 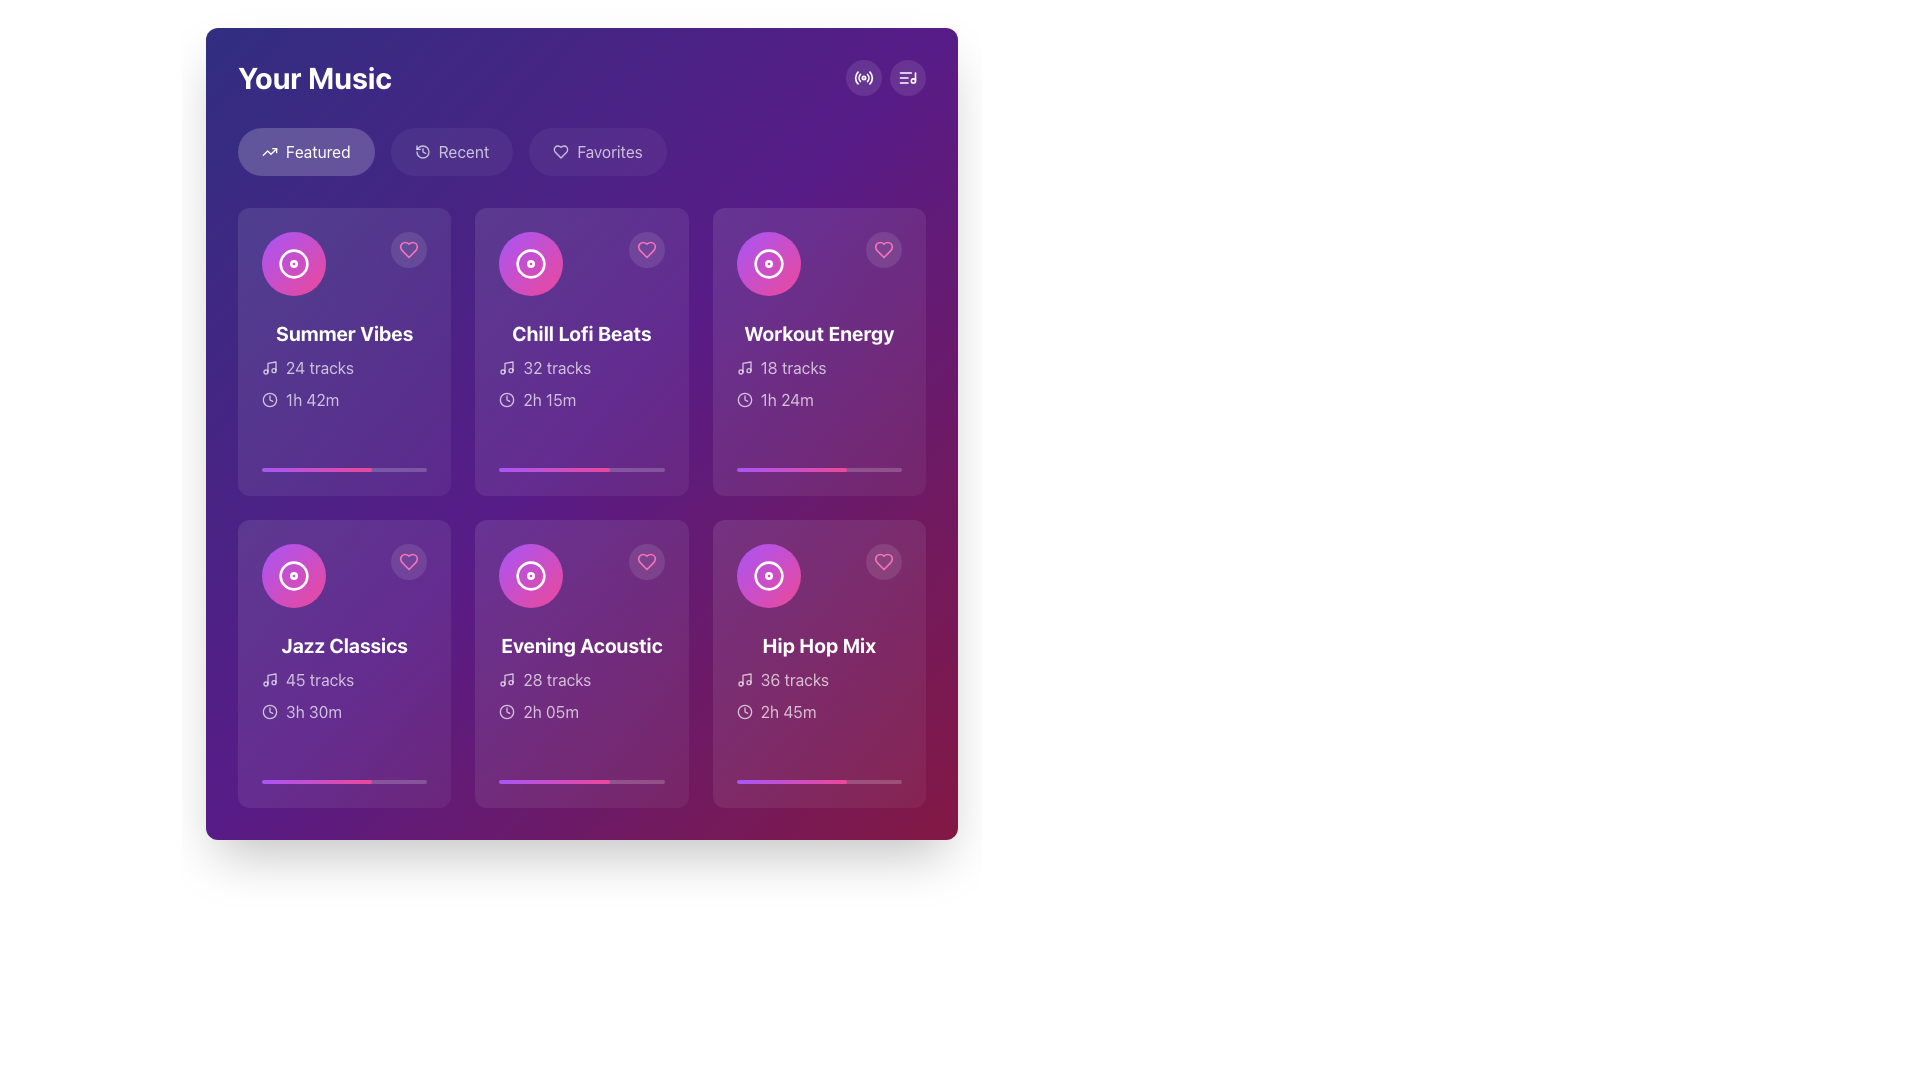 What do you see at coordinates (882, 249) in the screenshot?
I see `the heart icon in the top-right corner of the 'Workout Energy' card` at bounding box center [882, 249].